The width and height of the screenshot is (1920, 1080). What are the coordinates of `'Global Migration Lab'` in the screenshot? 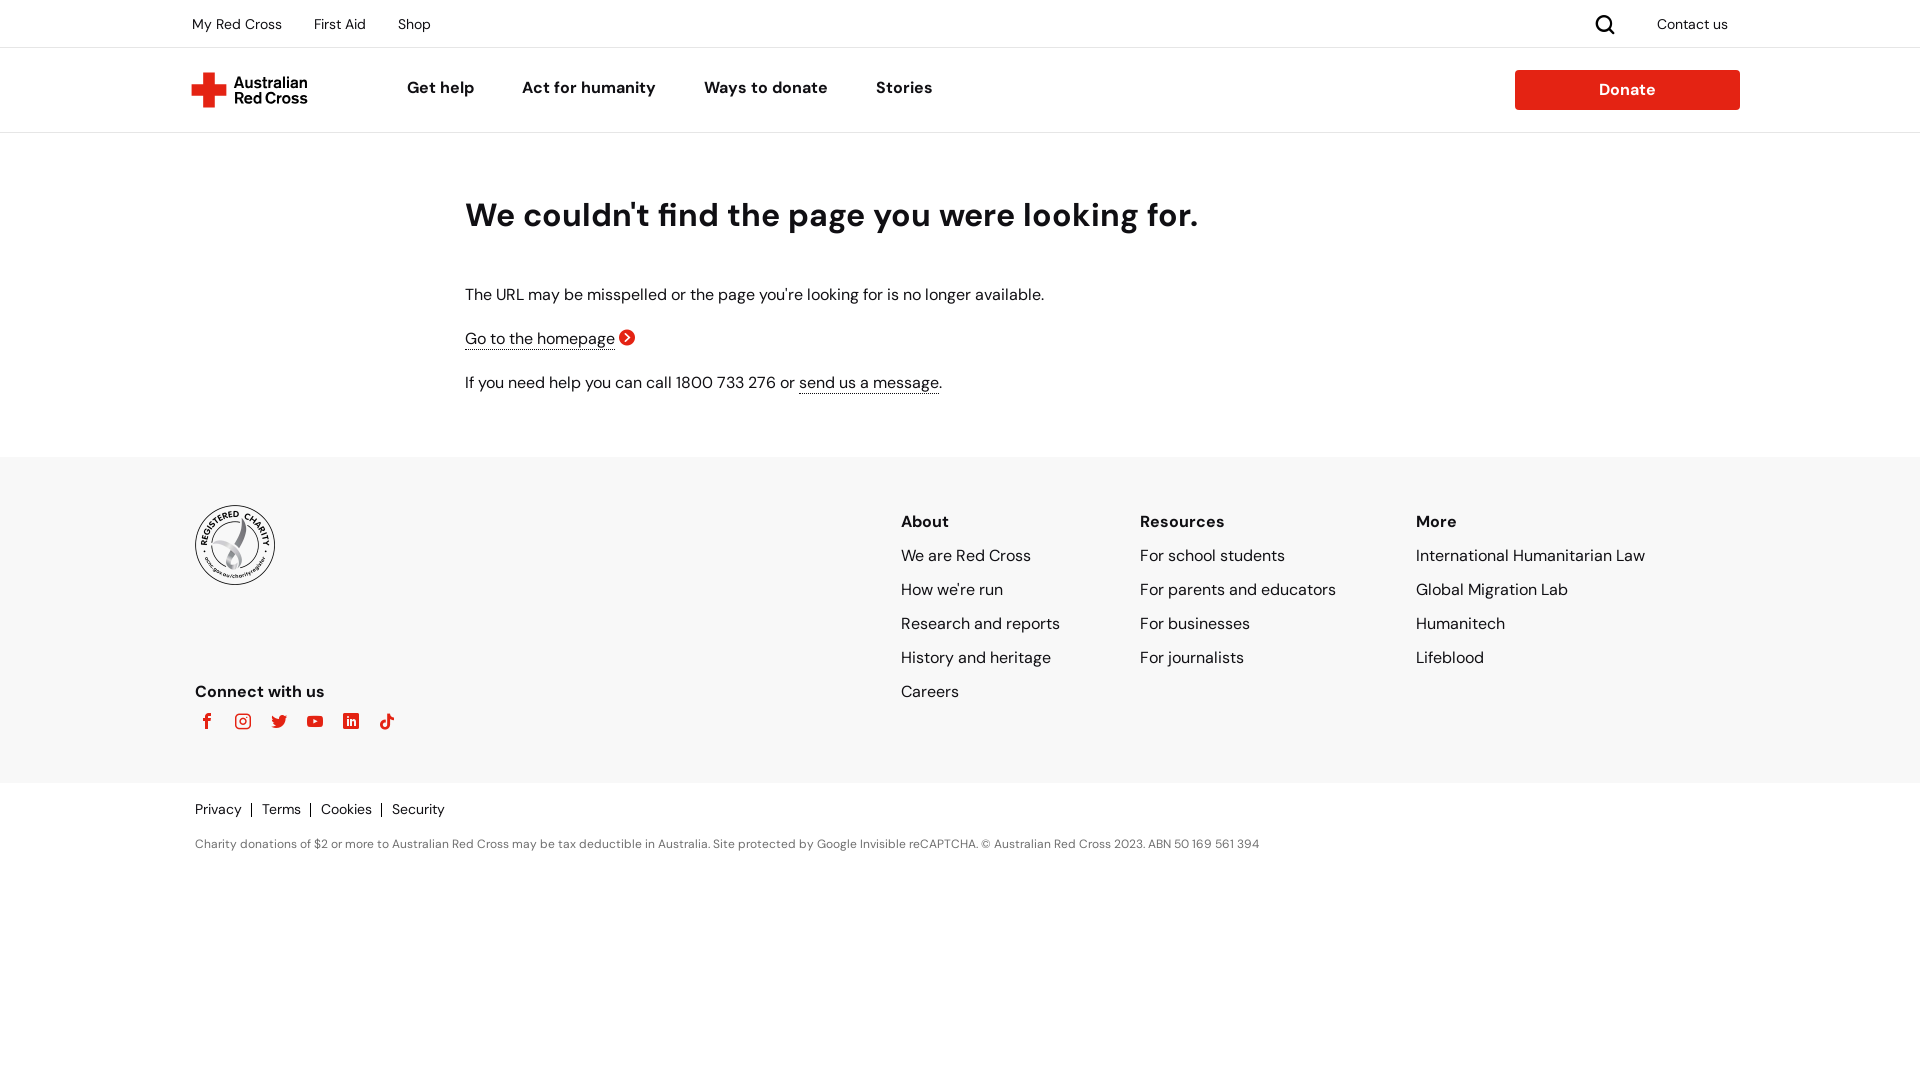 It's located at (1492, 588).